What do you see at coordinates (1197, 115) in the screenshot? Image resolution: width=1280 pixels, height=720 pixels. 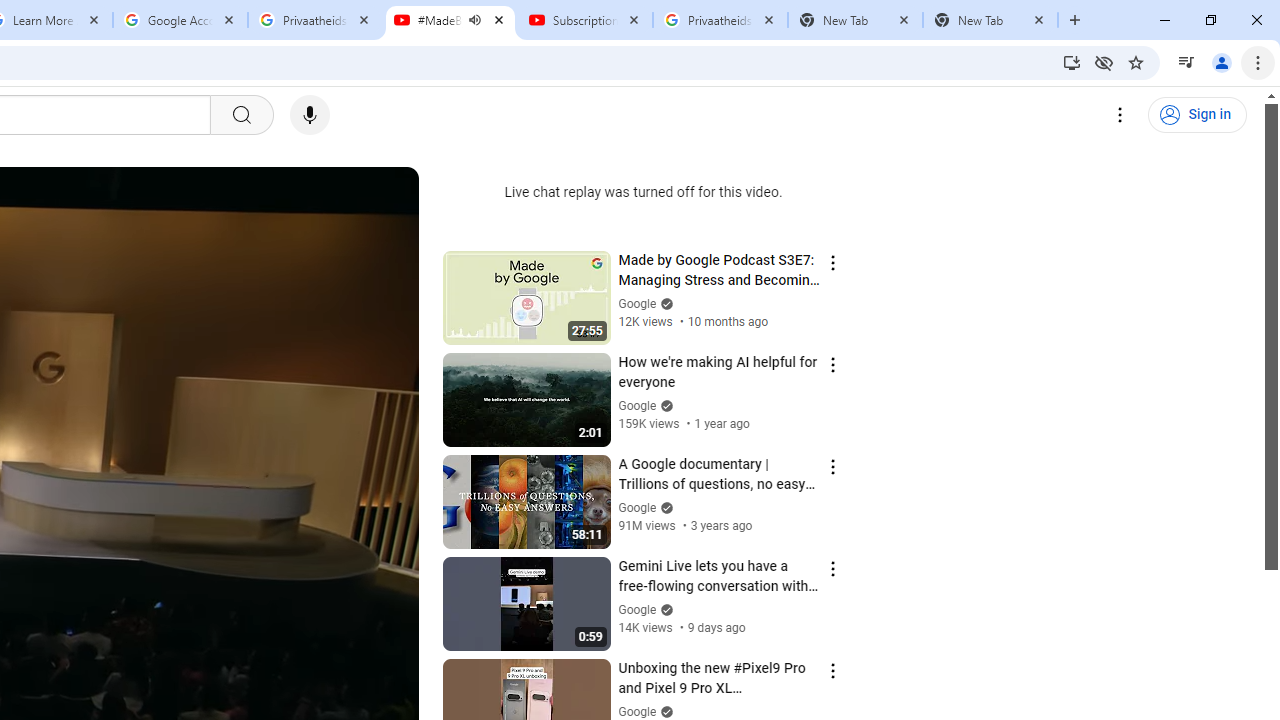 I see `'Sign in'` at bounding box center [1197, 115].